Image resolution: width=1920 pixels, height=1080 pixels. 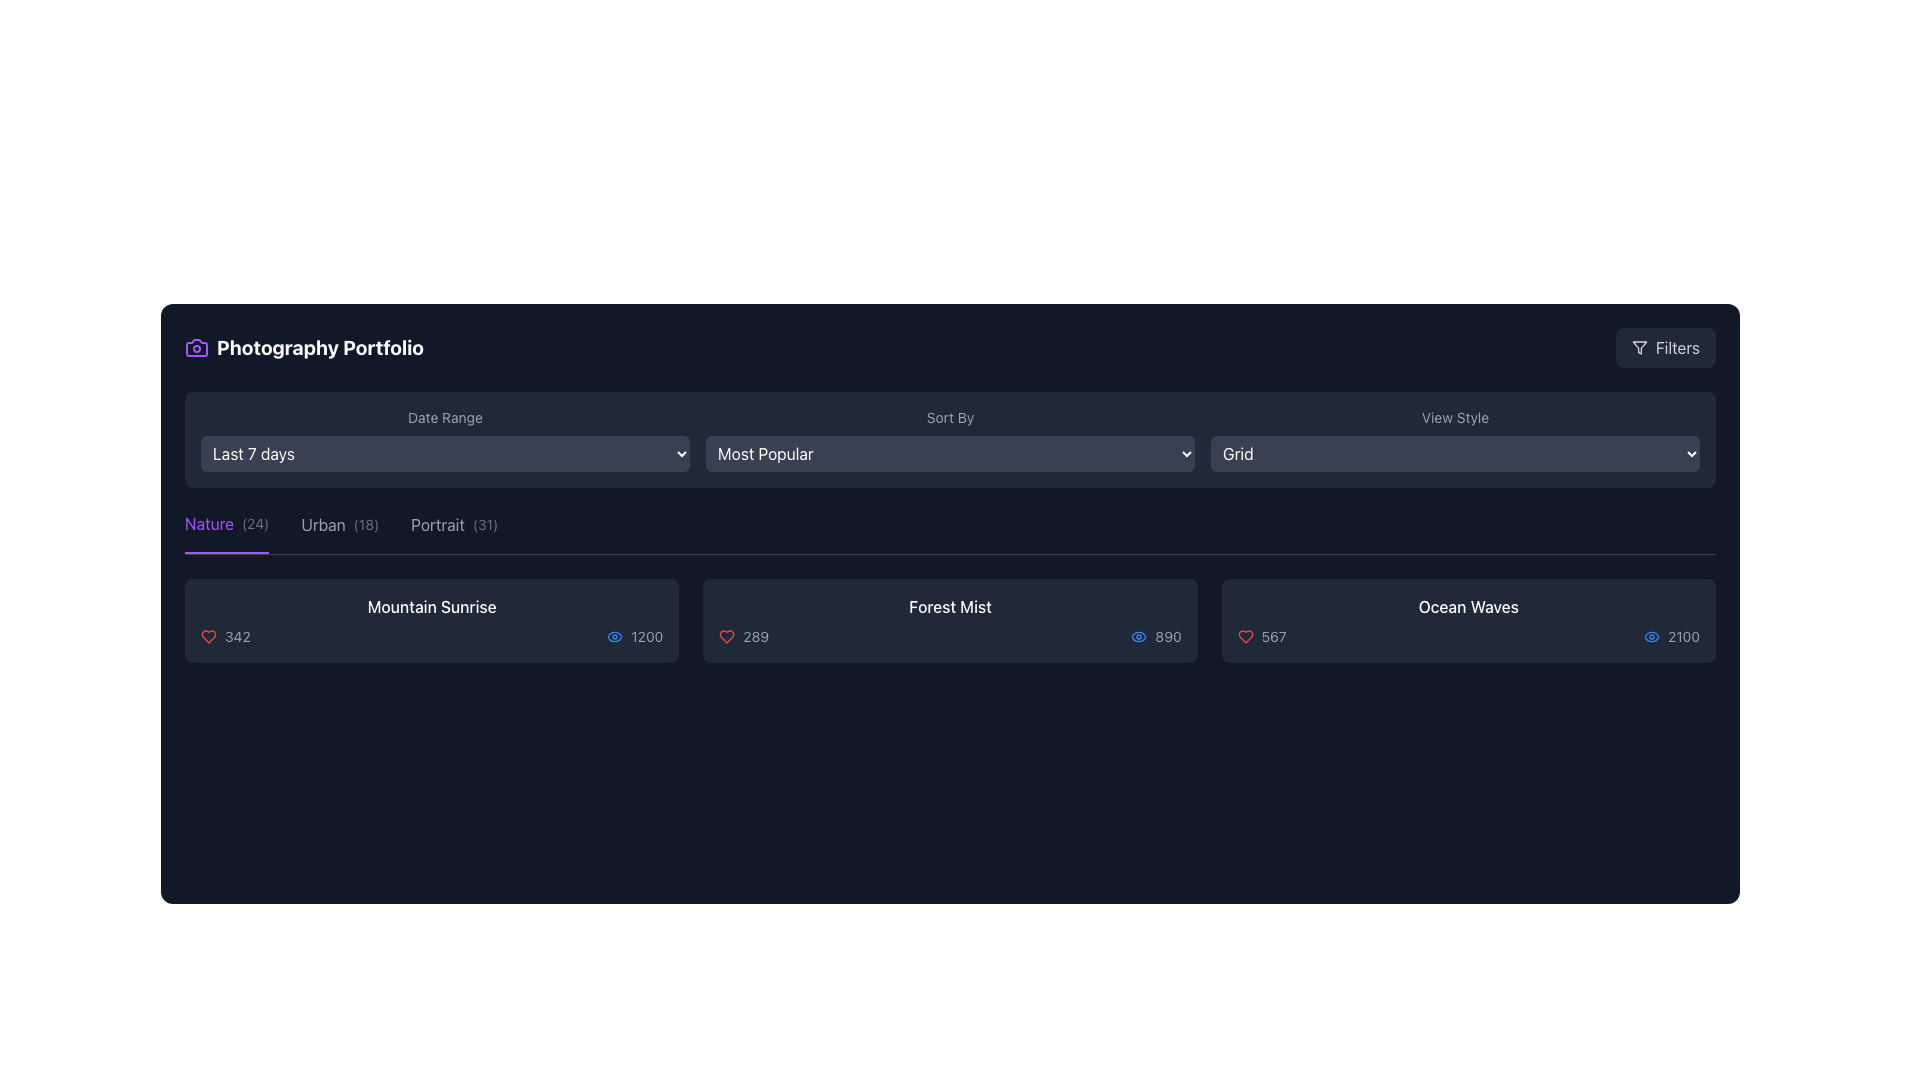 What do you see at coordinates (726, 636) in the screenshot?
I see `the heart-shaped 'like' button located in the second card titled 'Forest Mist' for keyboard interaction` at bounding box center [726, 636].